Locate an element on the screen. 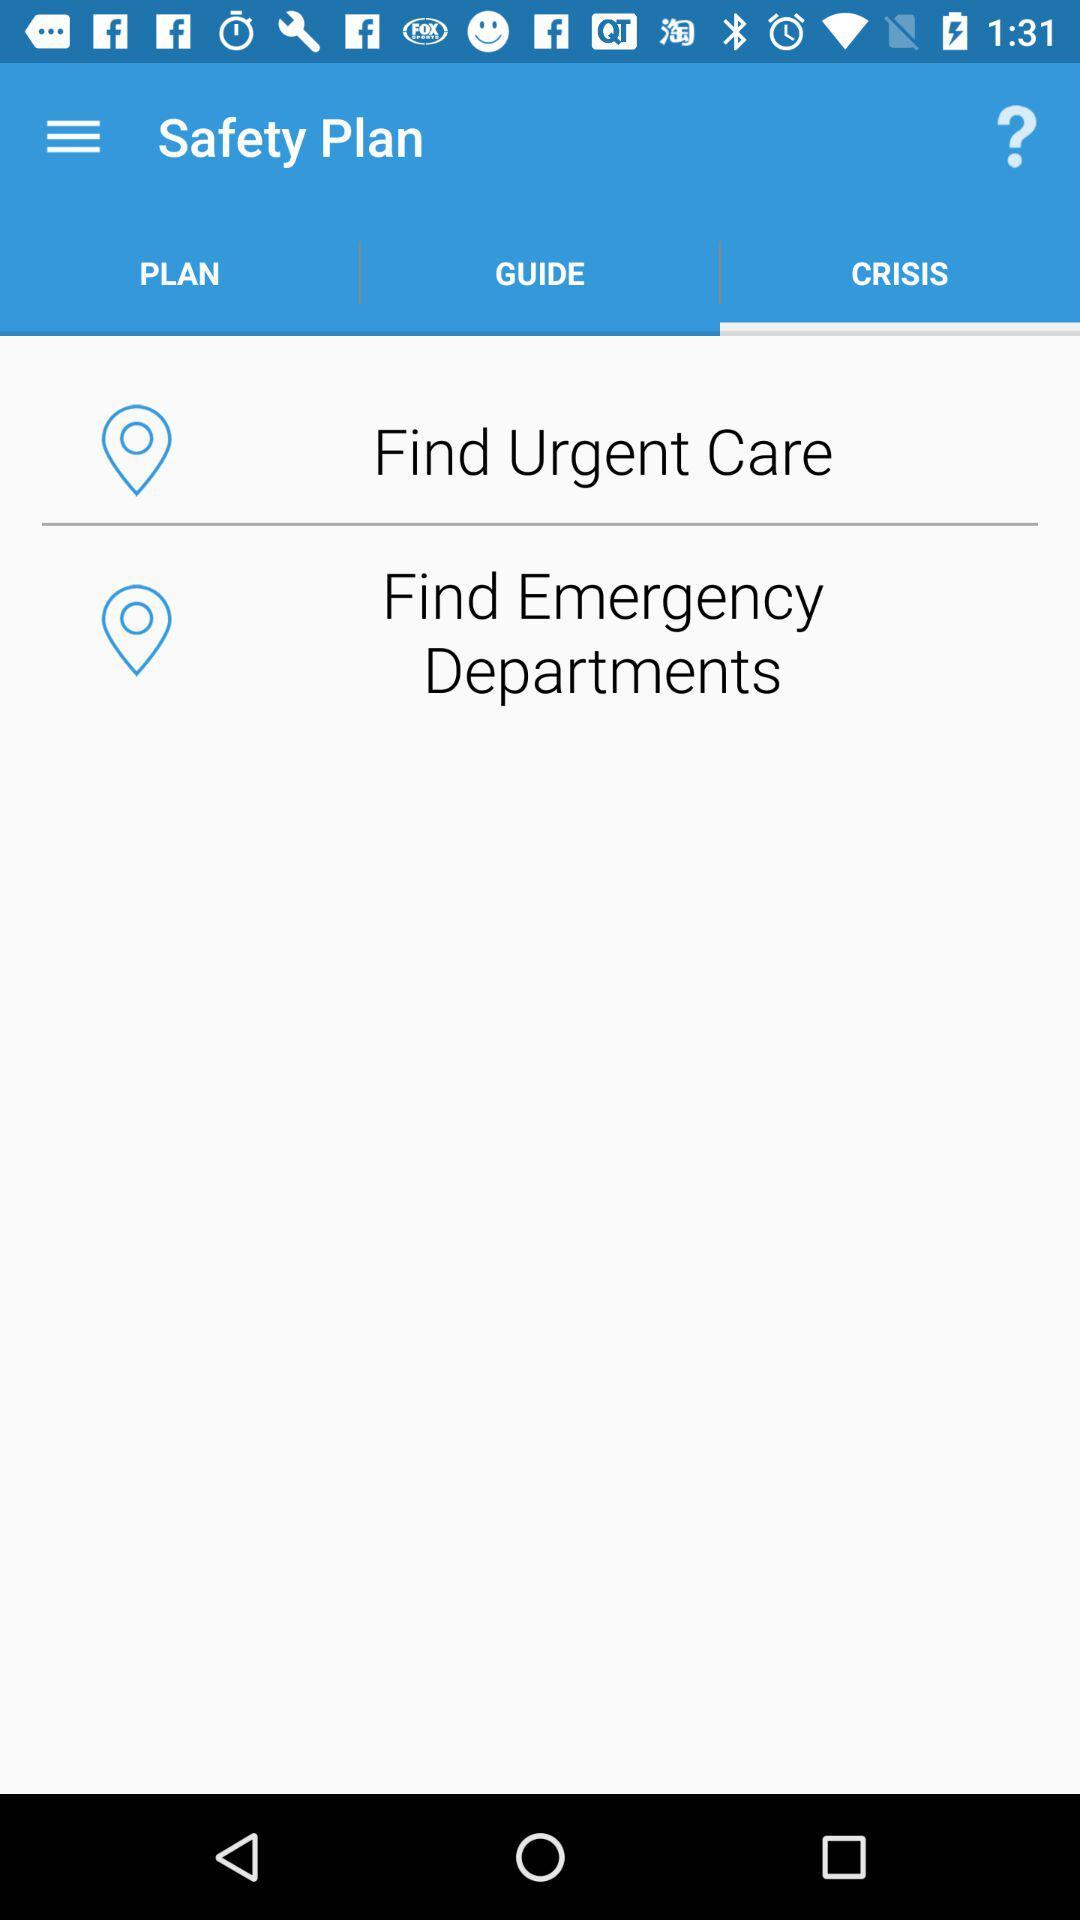  the app below the plan is located at coordinates (540, 449).